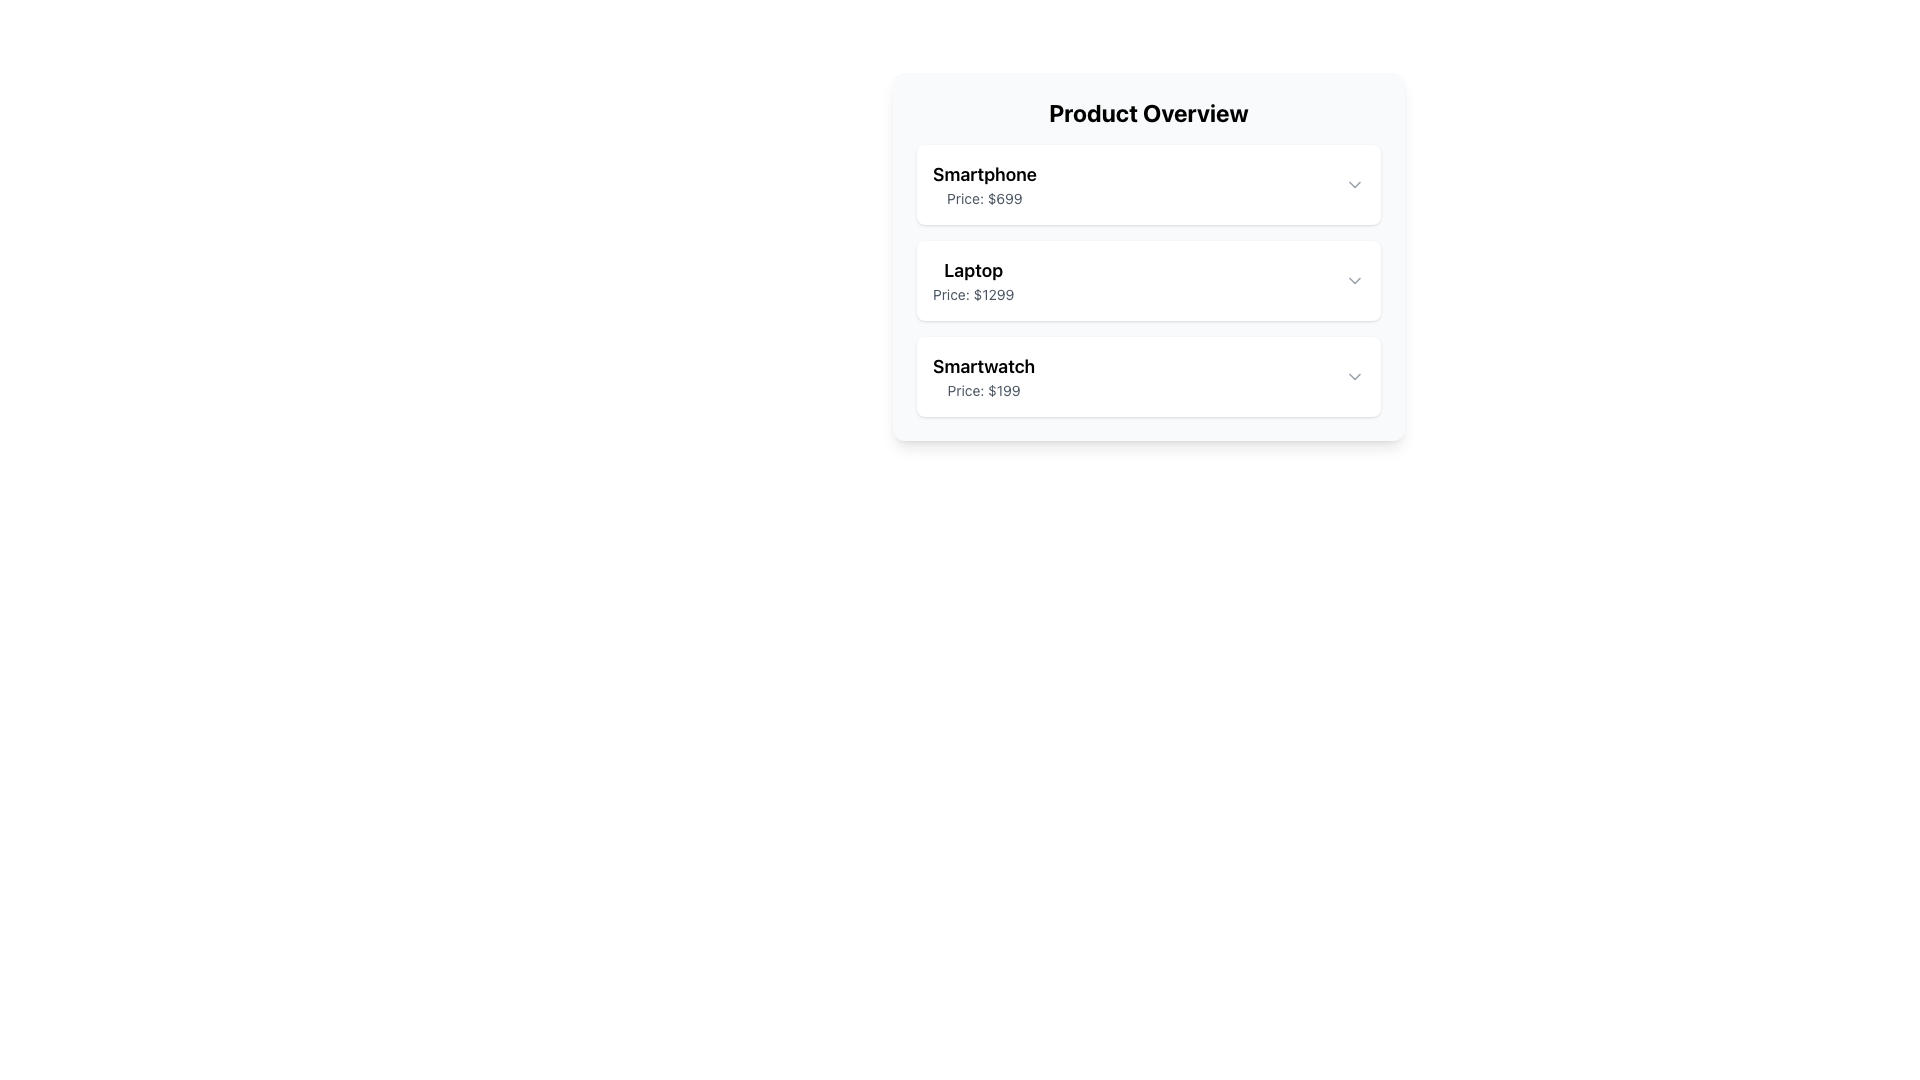  Describe the element at coordinates (984, 390) in the screenshot. I see `the 'Price: $199' label, which is a small muted gray text component located directly below the 'Smartwatch' header in the product overview panel` at that location.